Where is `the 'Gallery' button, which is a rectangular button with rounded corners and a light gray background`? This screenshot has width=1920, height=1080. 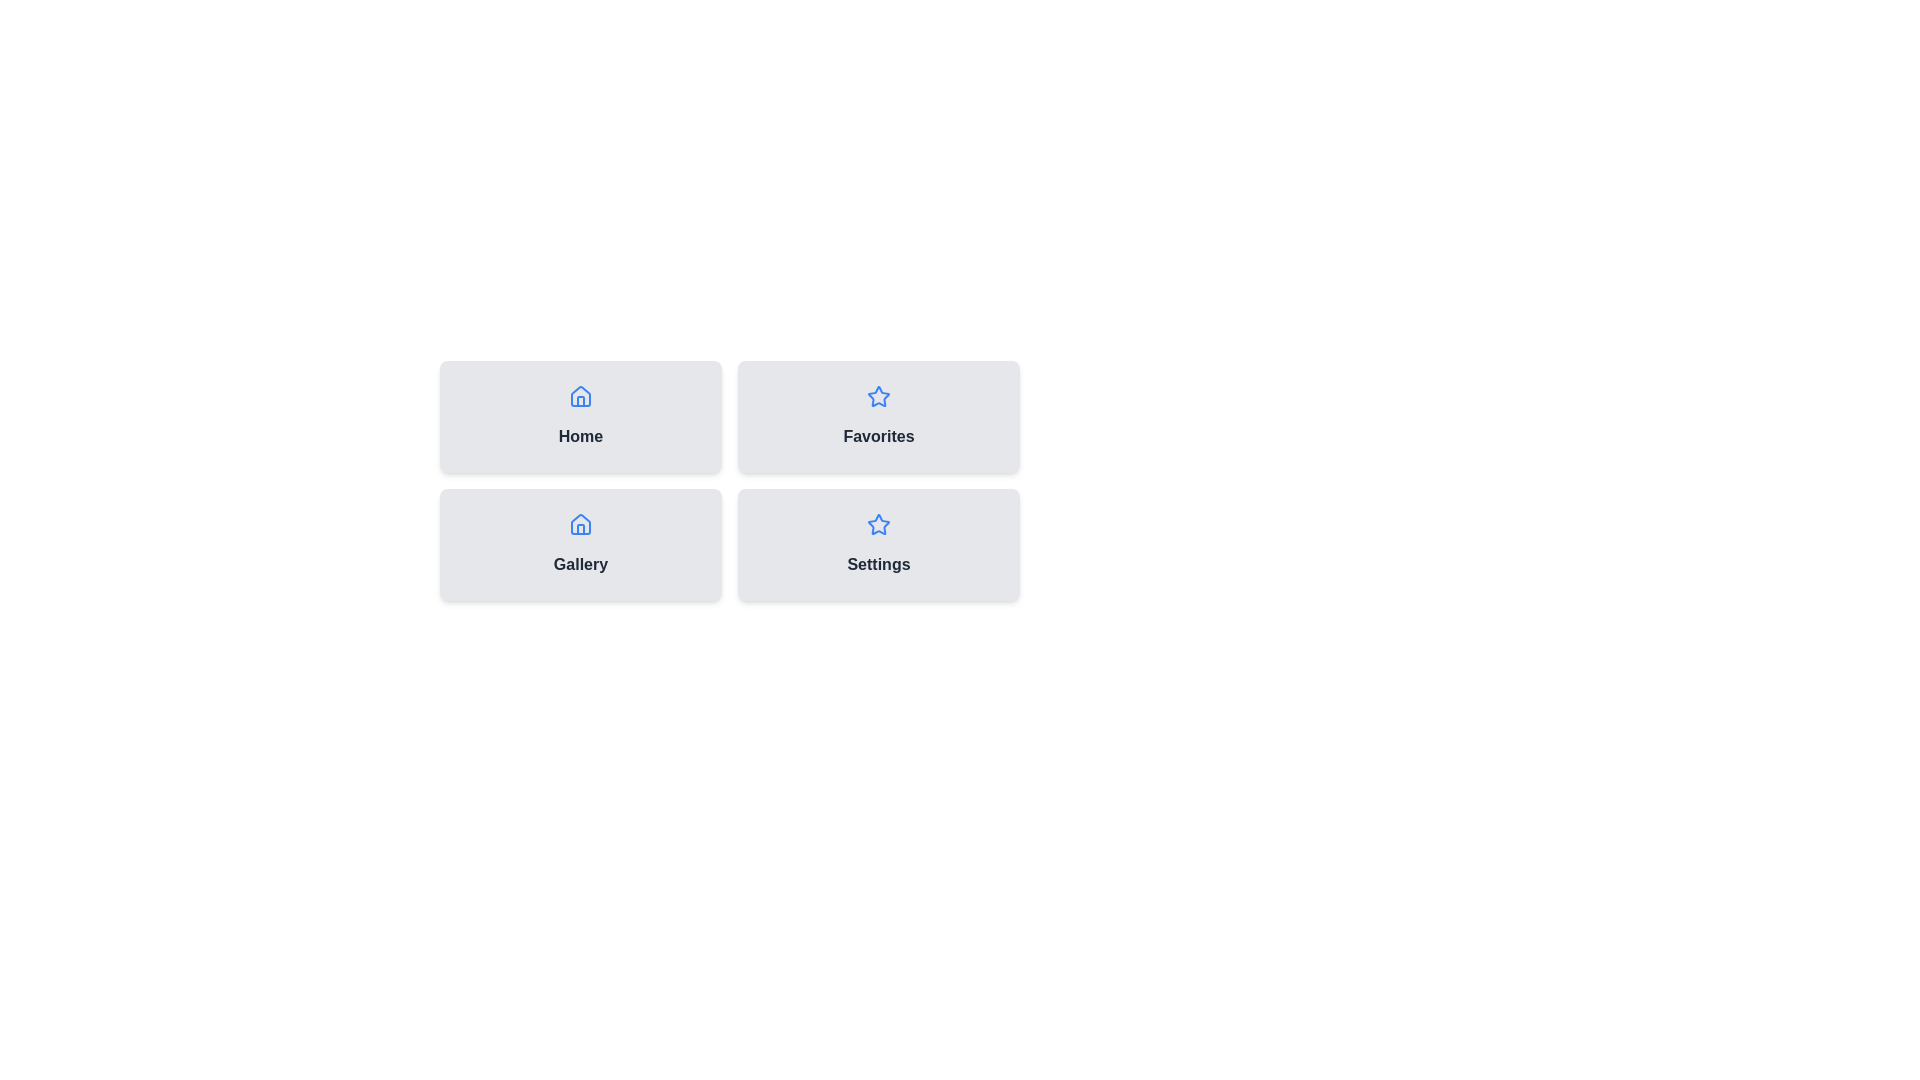
the 'Gallery' button, which is a rectangular button with rounded corners and a light gray background is located at coordinates (579, 544).